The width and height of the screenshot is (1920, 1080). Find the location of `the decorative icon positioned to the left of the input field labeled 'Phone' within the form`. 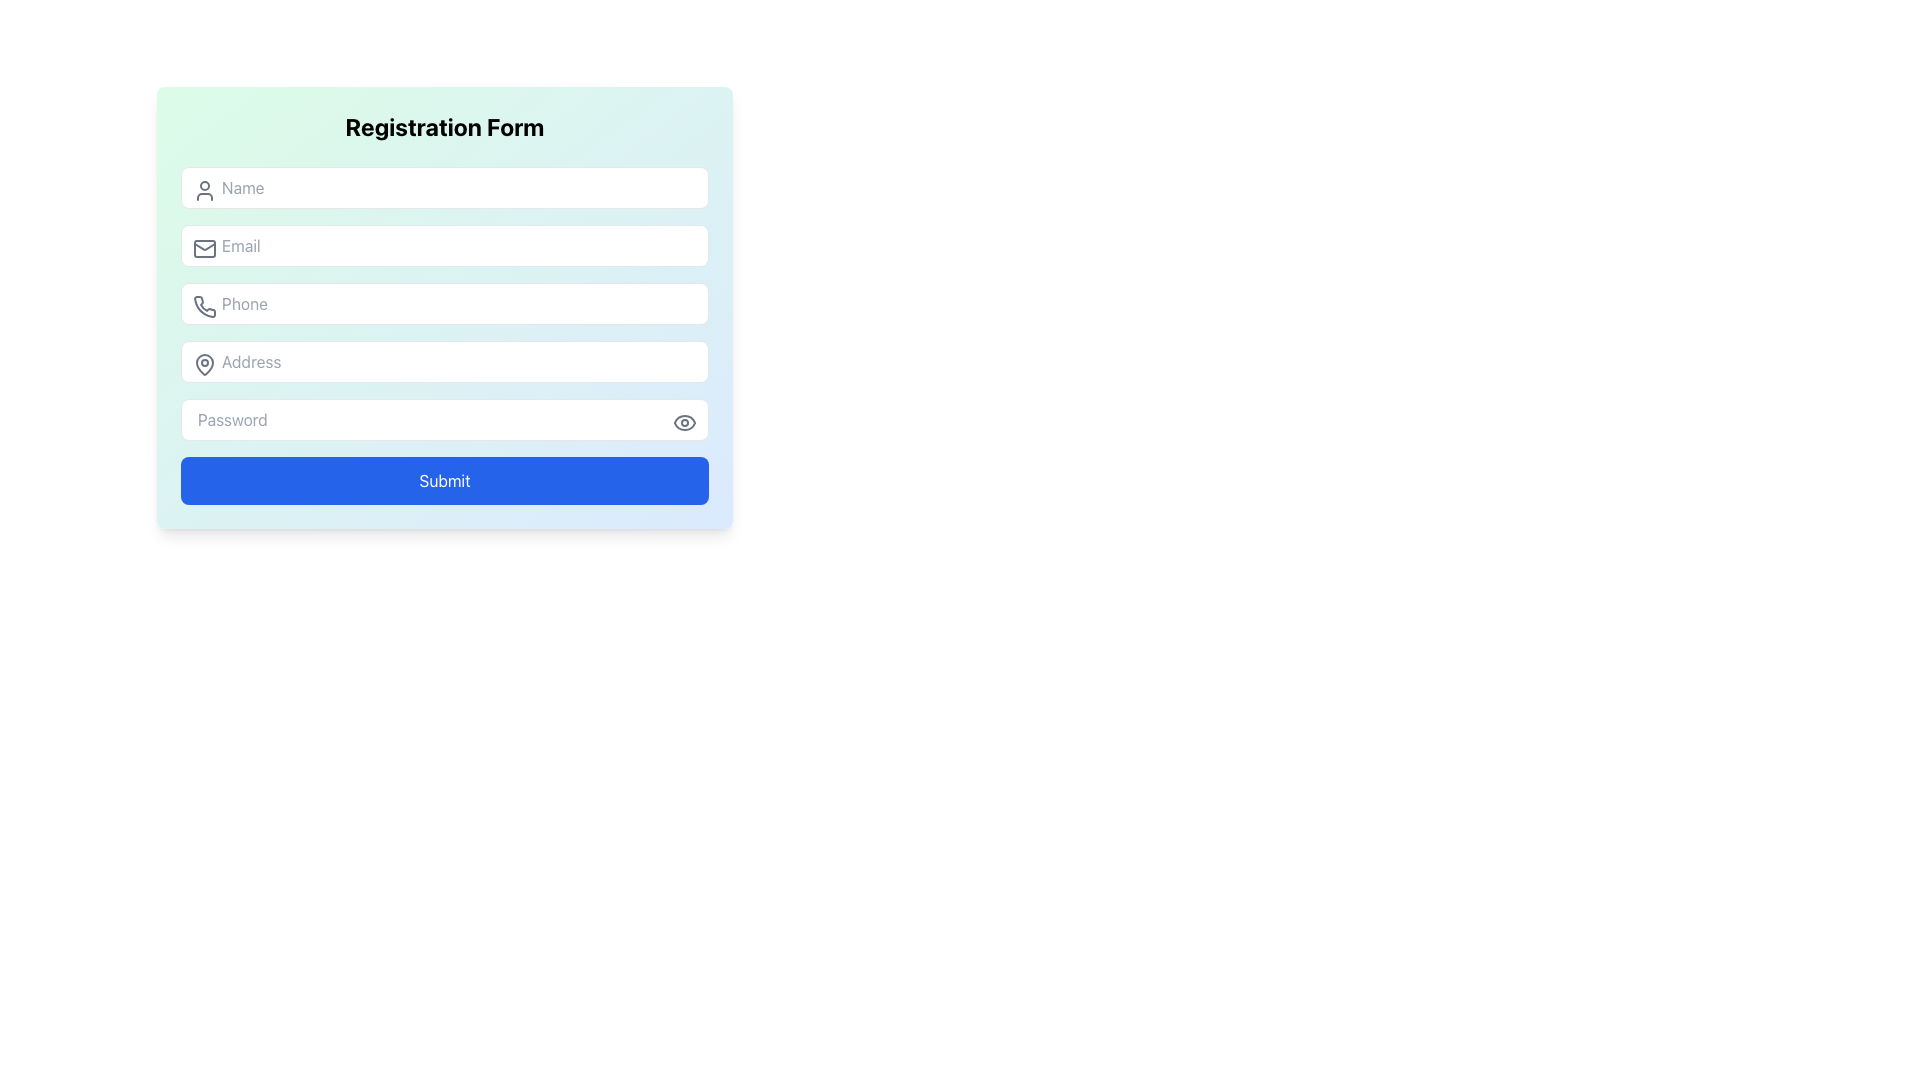

the decorative icon positioned to the left of the input field labeled 'Phone' within the form is located at coordinates (205, 307).